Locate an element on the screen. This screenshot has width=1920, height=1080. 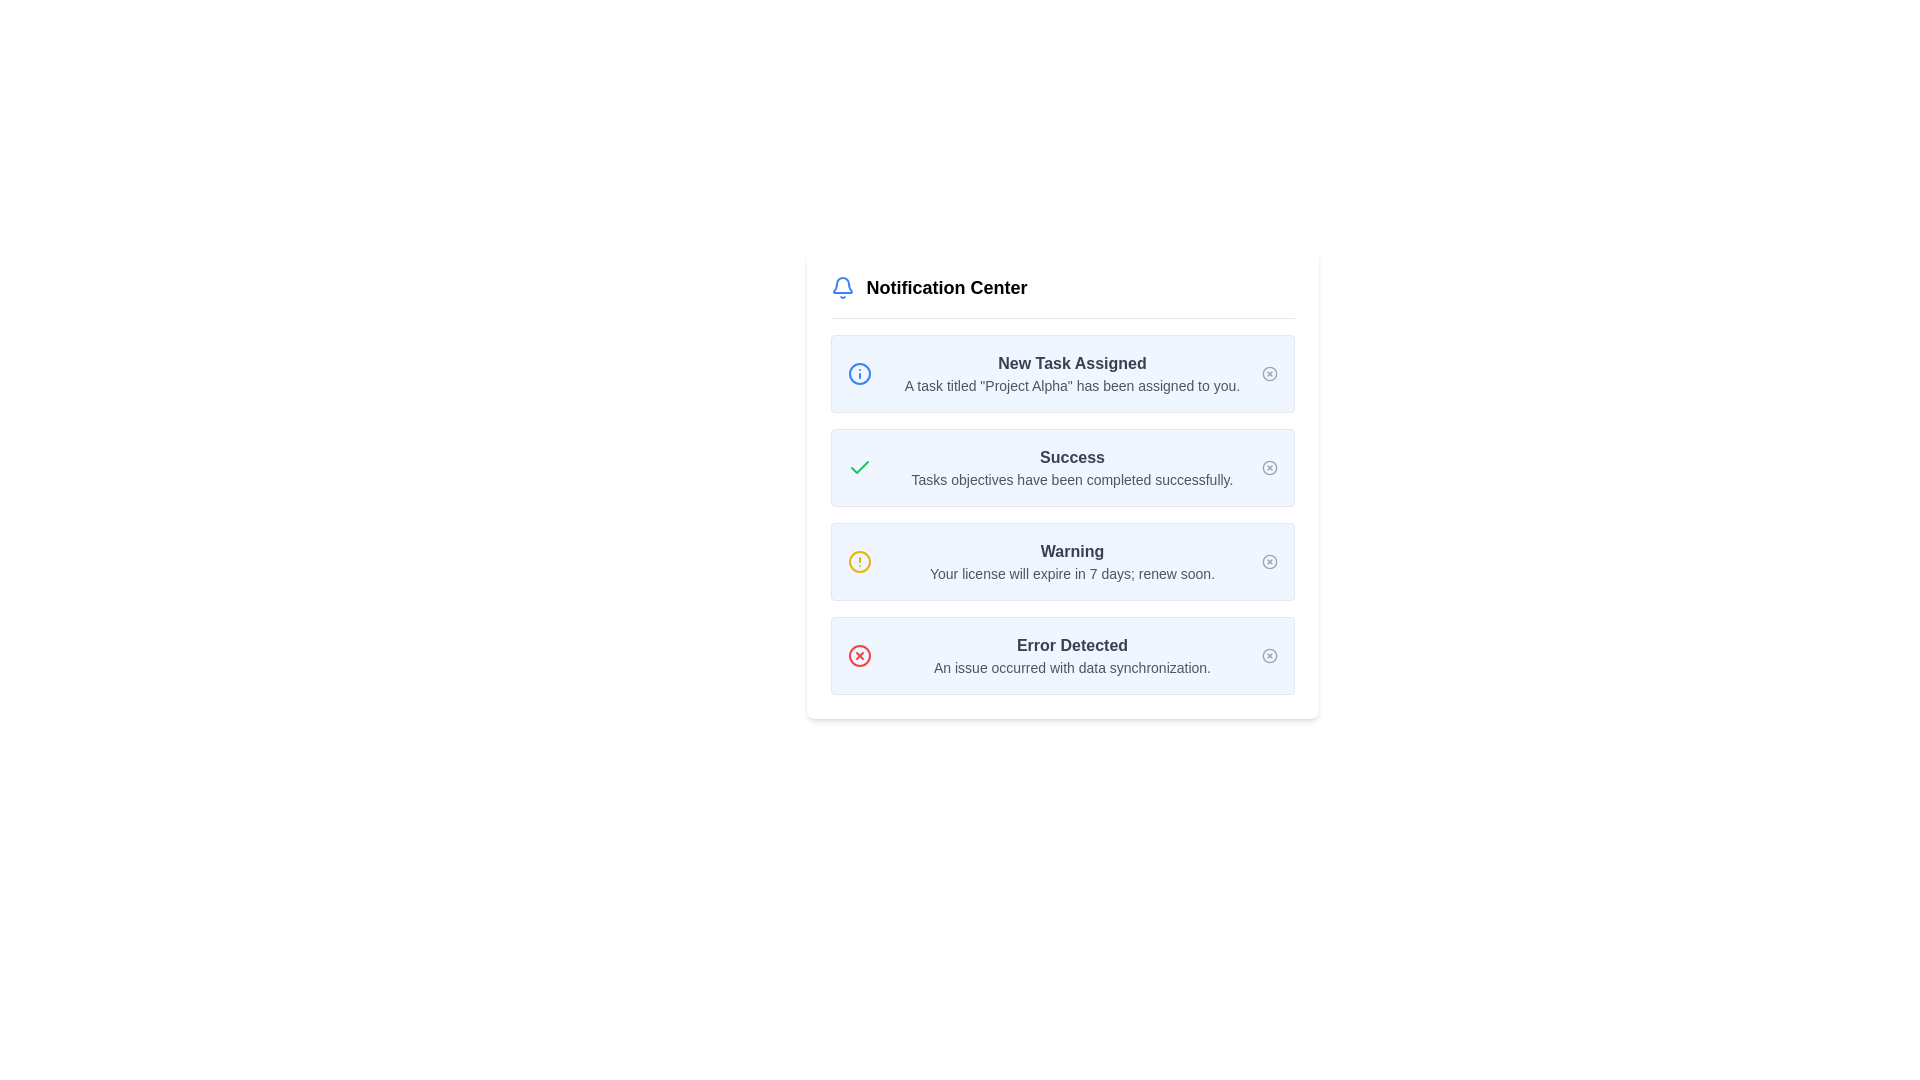
the green checkmark icon styled with a rounded stroke, which is positioned next to the 'Success' text within a blue-bordered notification card is located at coordinates (859, 467).